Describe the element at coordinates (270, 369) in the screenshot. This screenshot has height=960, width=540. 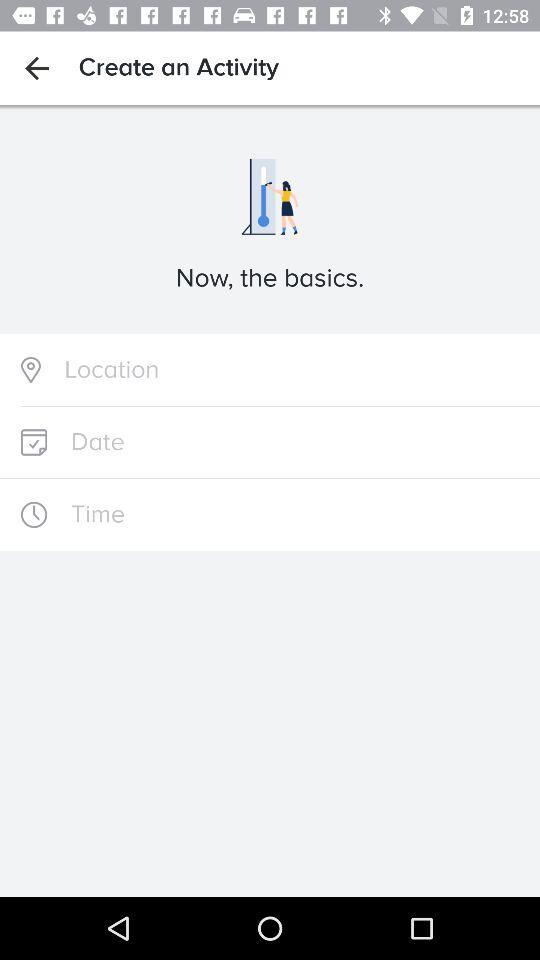
I see `location text bar` at that location.